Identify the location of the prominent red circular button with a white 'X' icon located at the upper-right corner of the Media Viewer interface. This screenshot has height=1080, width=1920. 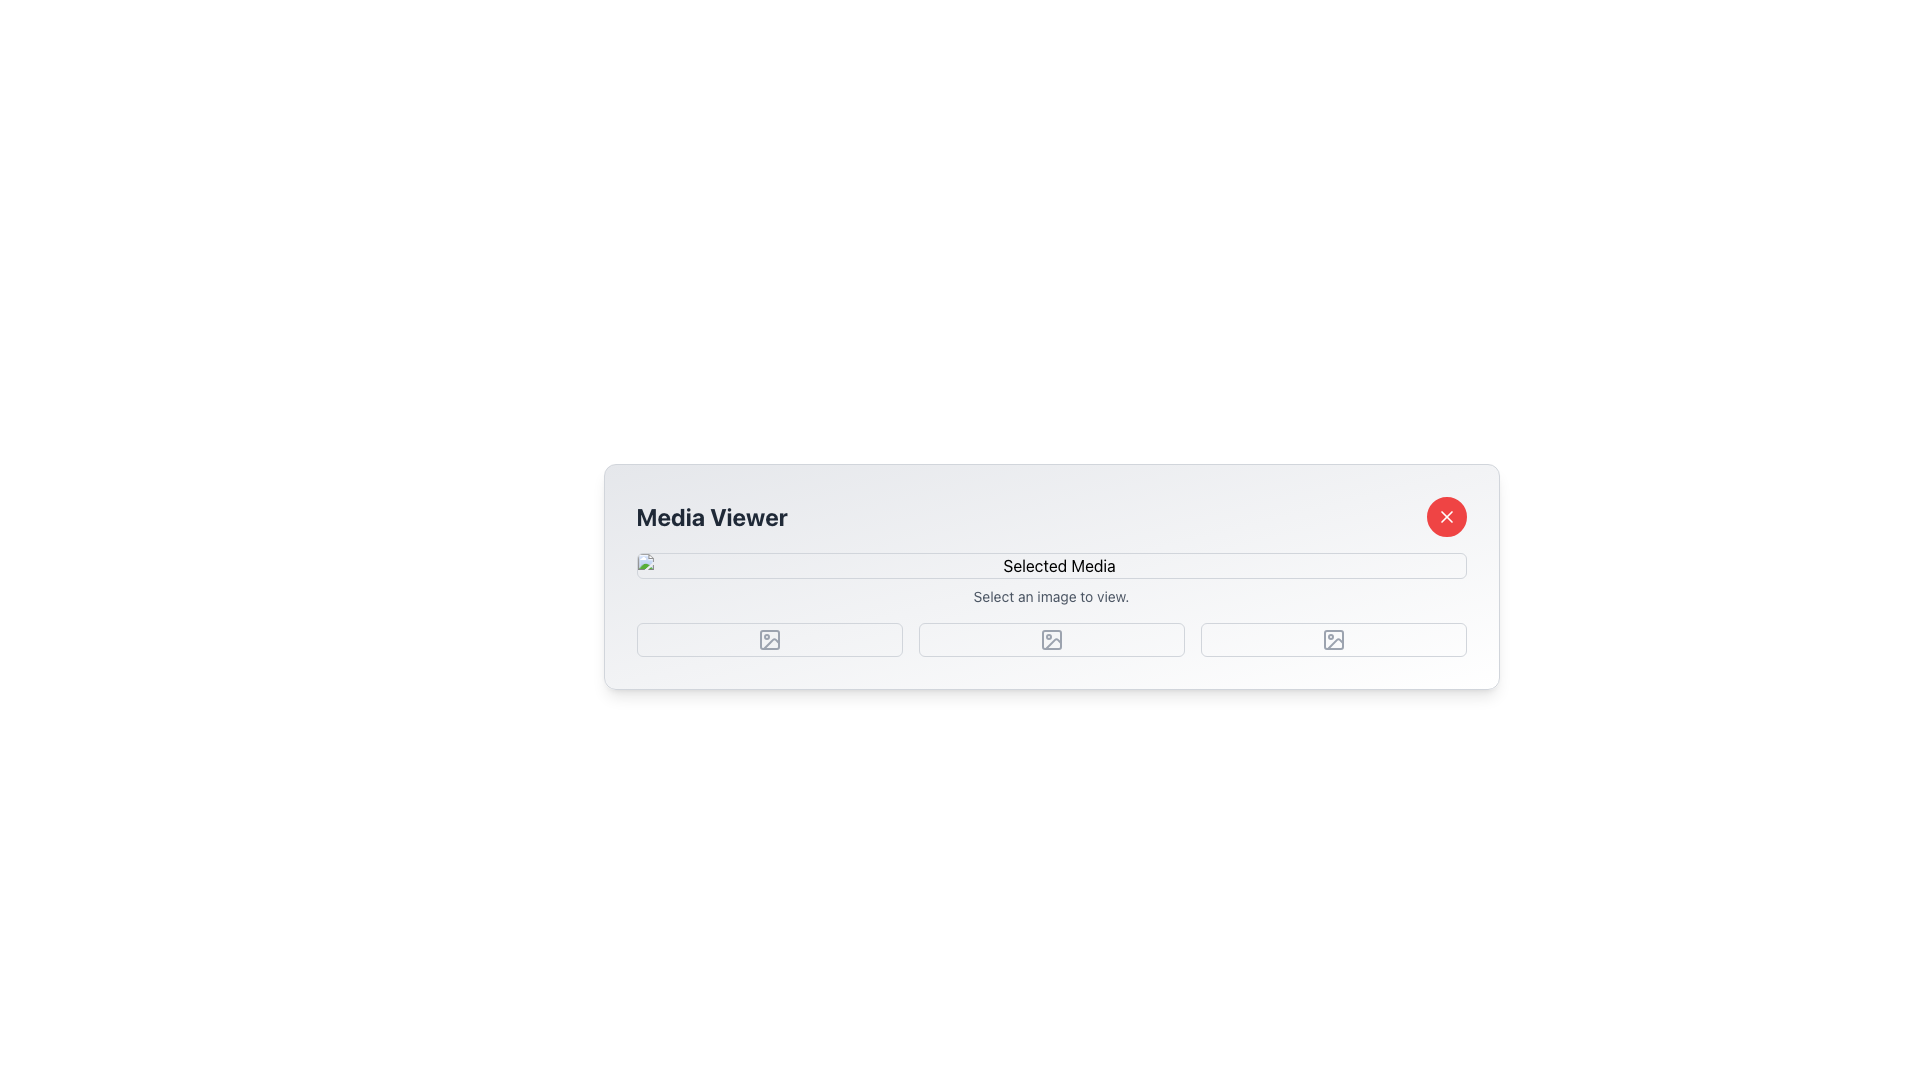
(1446, 515).